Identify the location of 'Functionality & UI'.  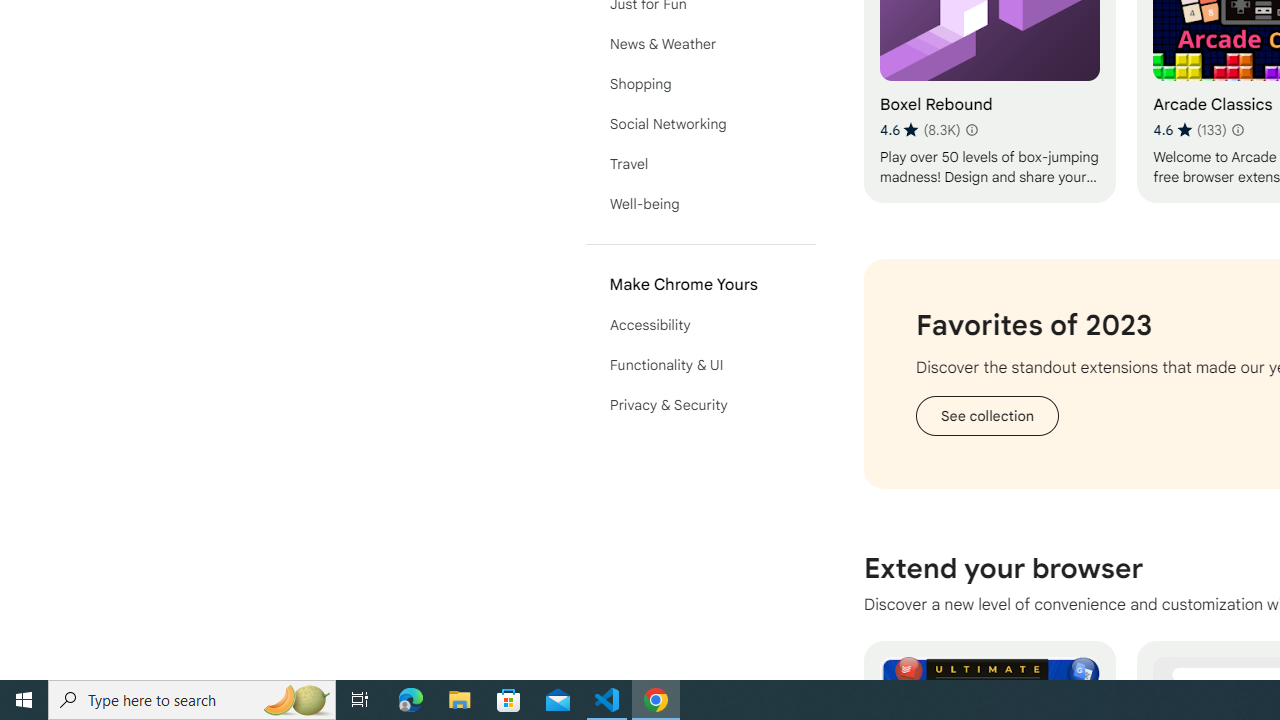
(700, 365).